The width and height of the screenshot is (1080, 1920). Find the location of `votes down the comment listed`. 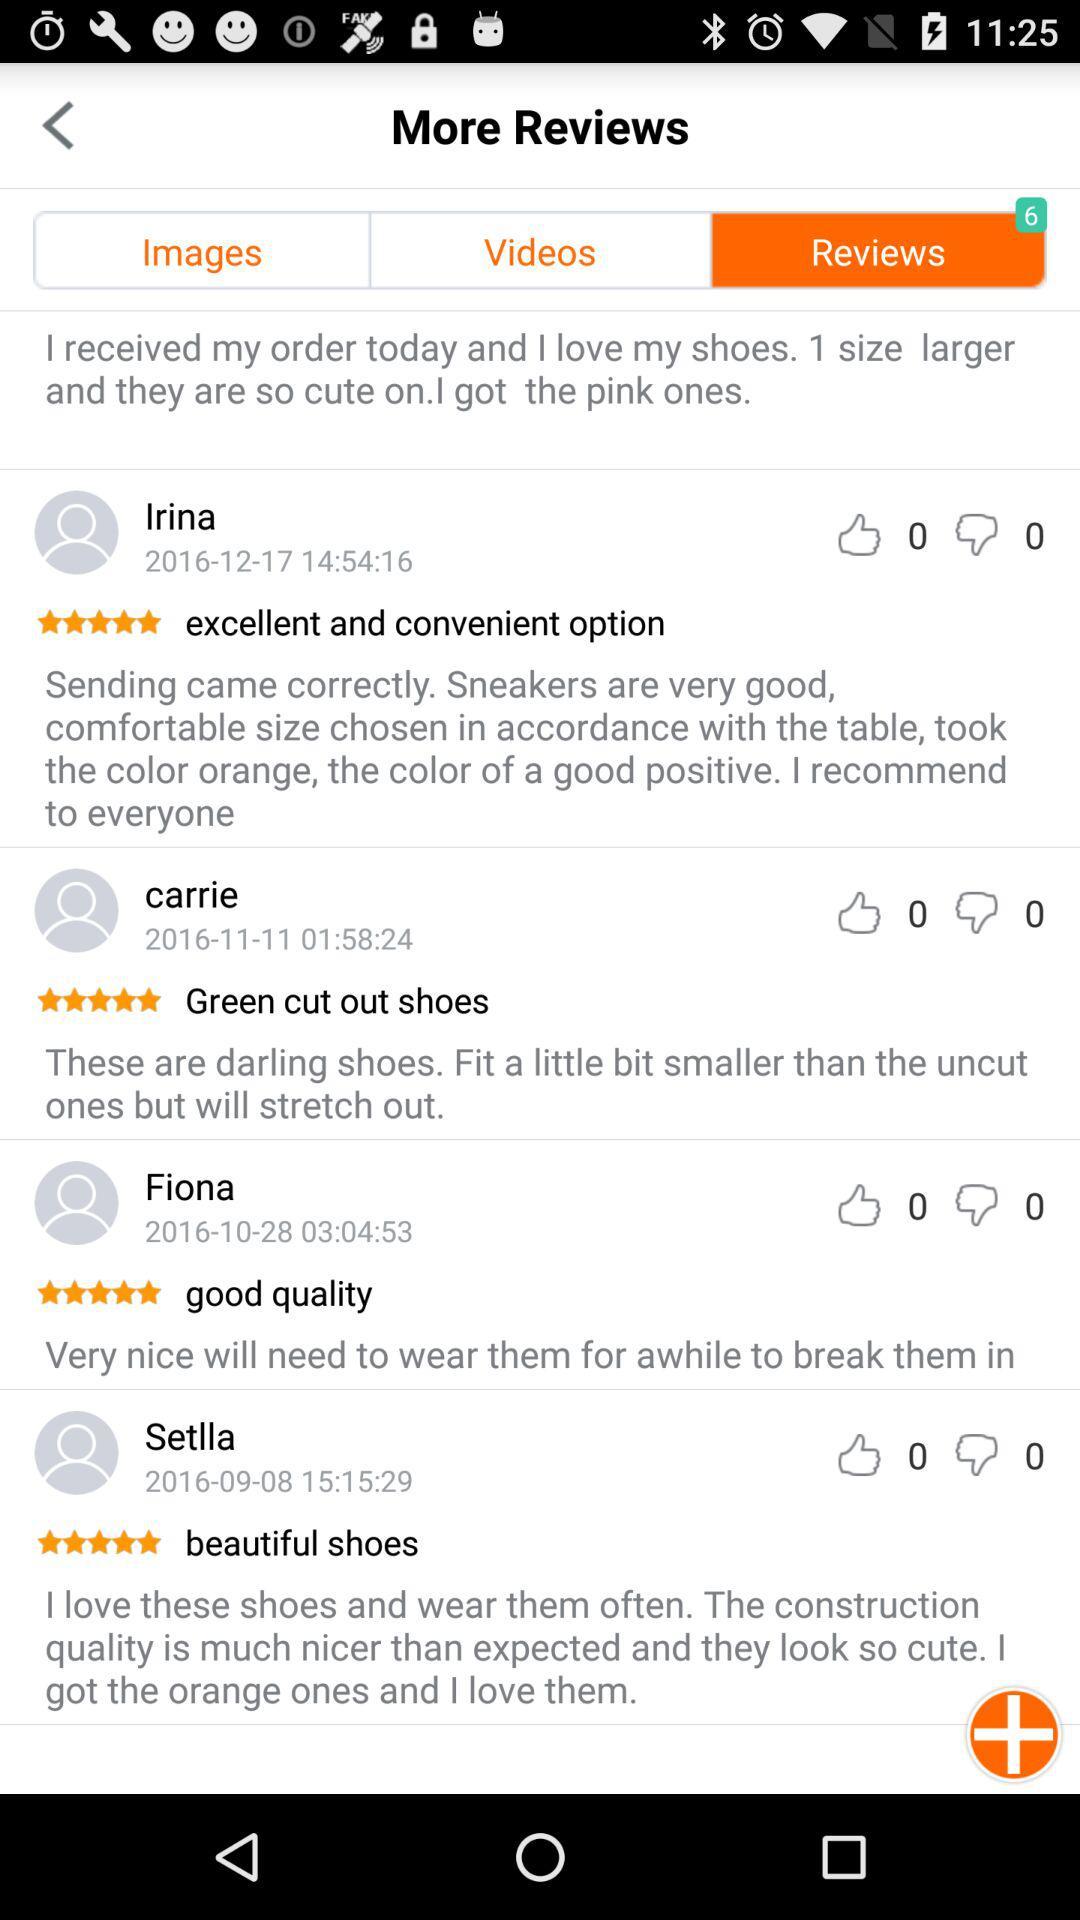

votes down the comment listed is located at coordinates (975, 1454).